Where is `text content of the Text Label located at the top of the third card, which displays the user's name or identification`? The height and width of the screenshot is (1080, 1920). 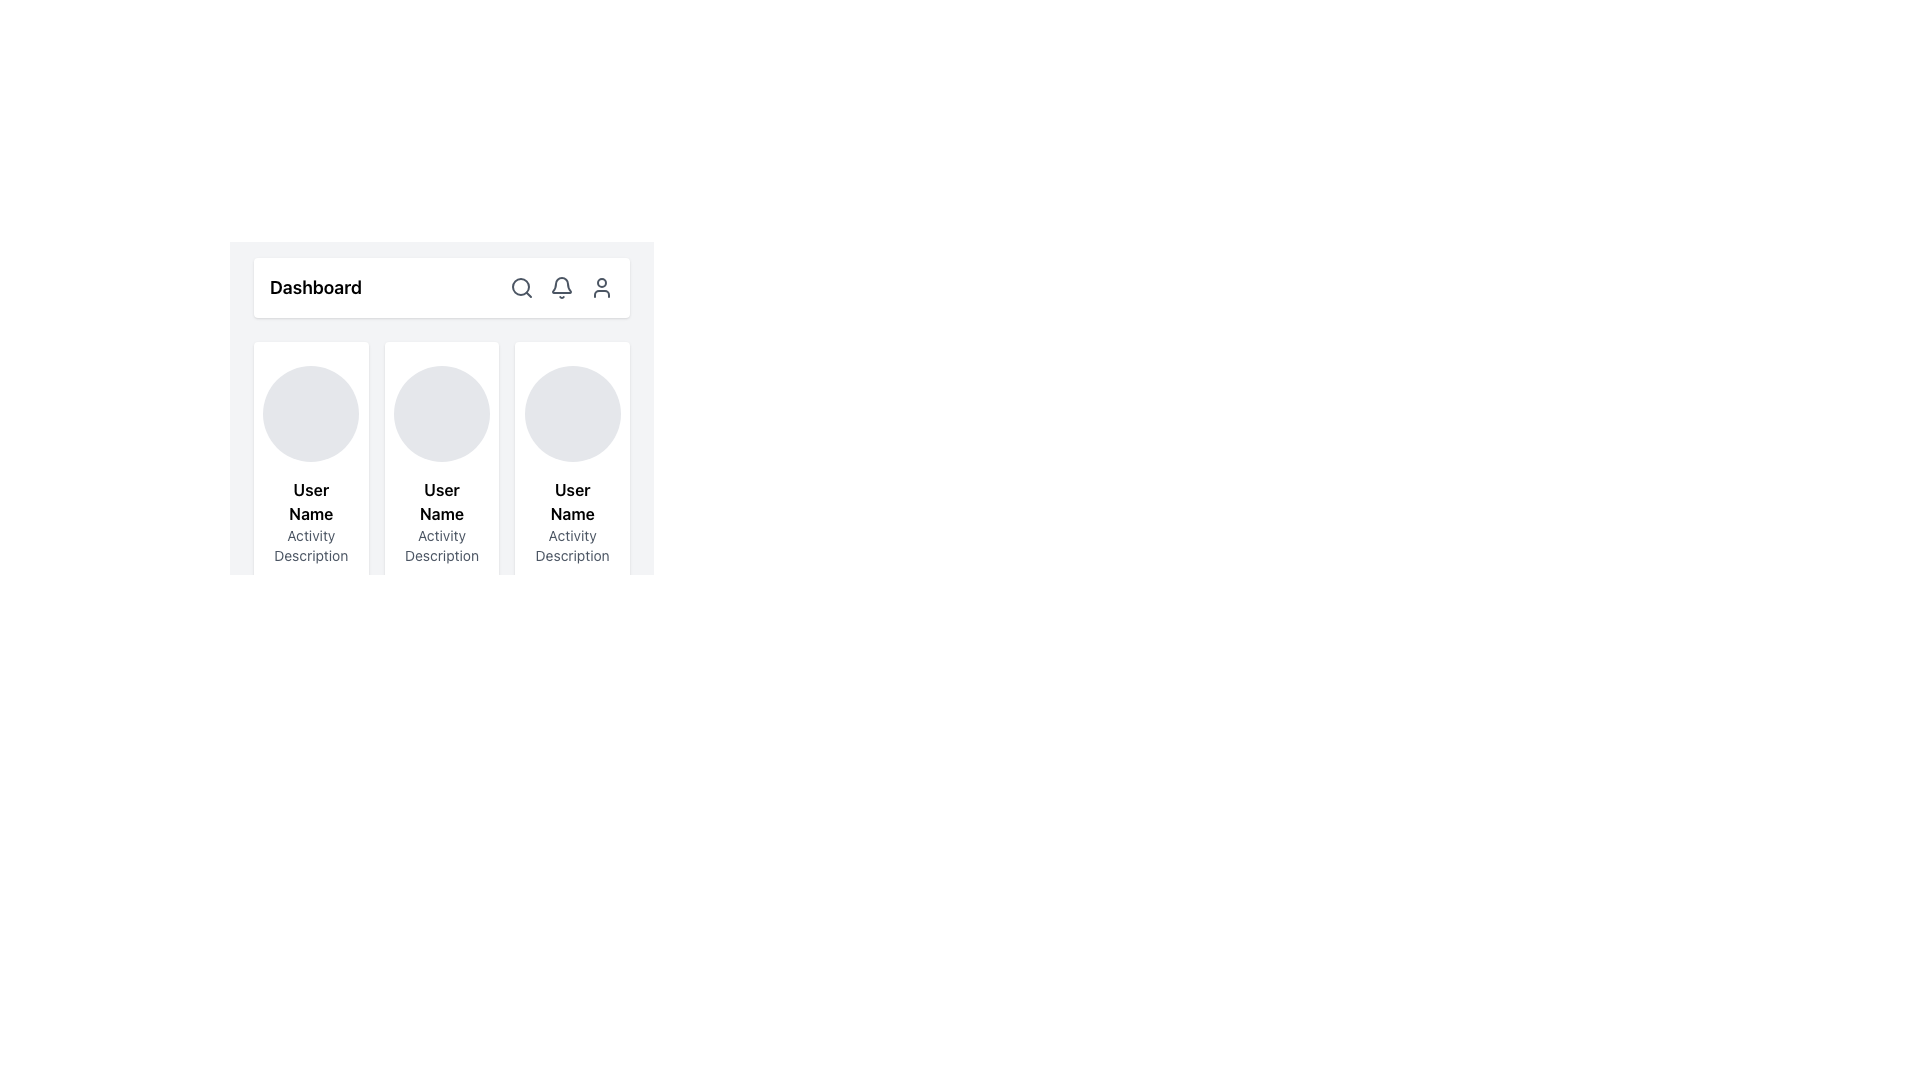
text content of the Text Label located at the top of the third card, which displays the user's name or identification is located at coordinates (571, 500).